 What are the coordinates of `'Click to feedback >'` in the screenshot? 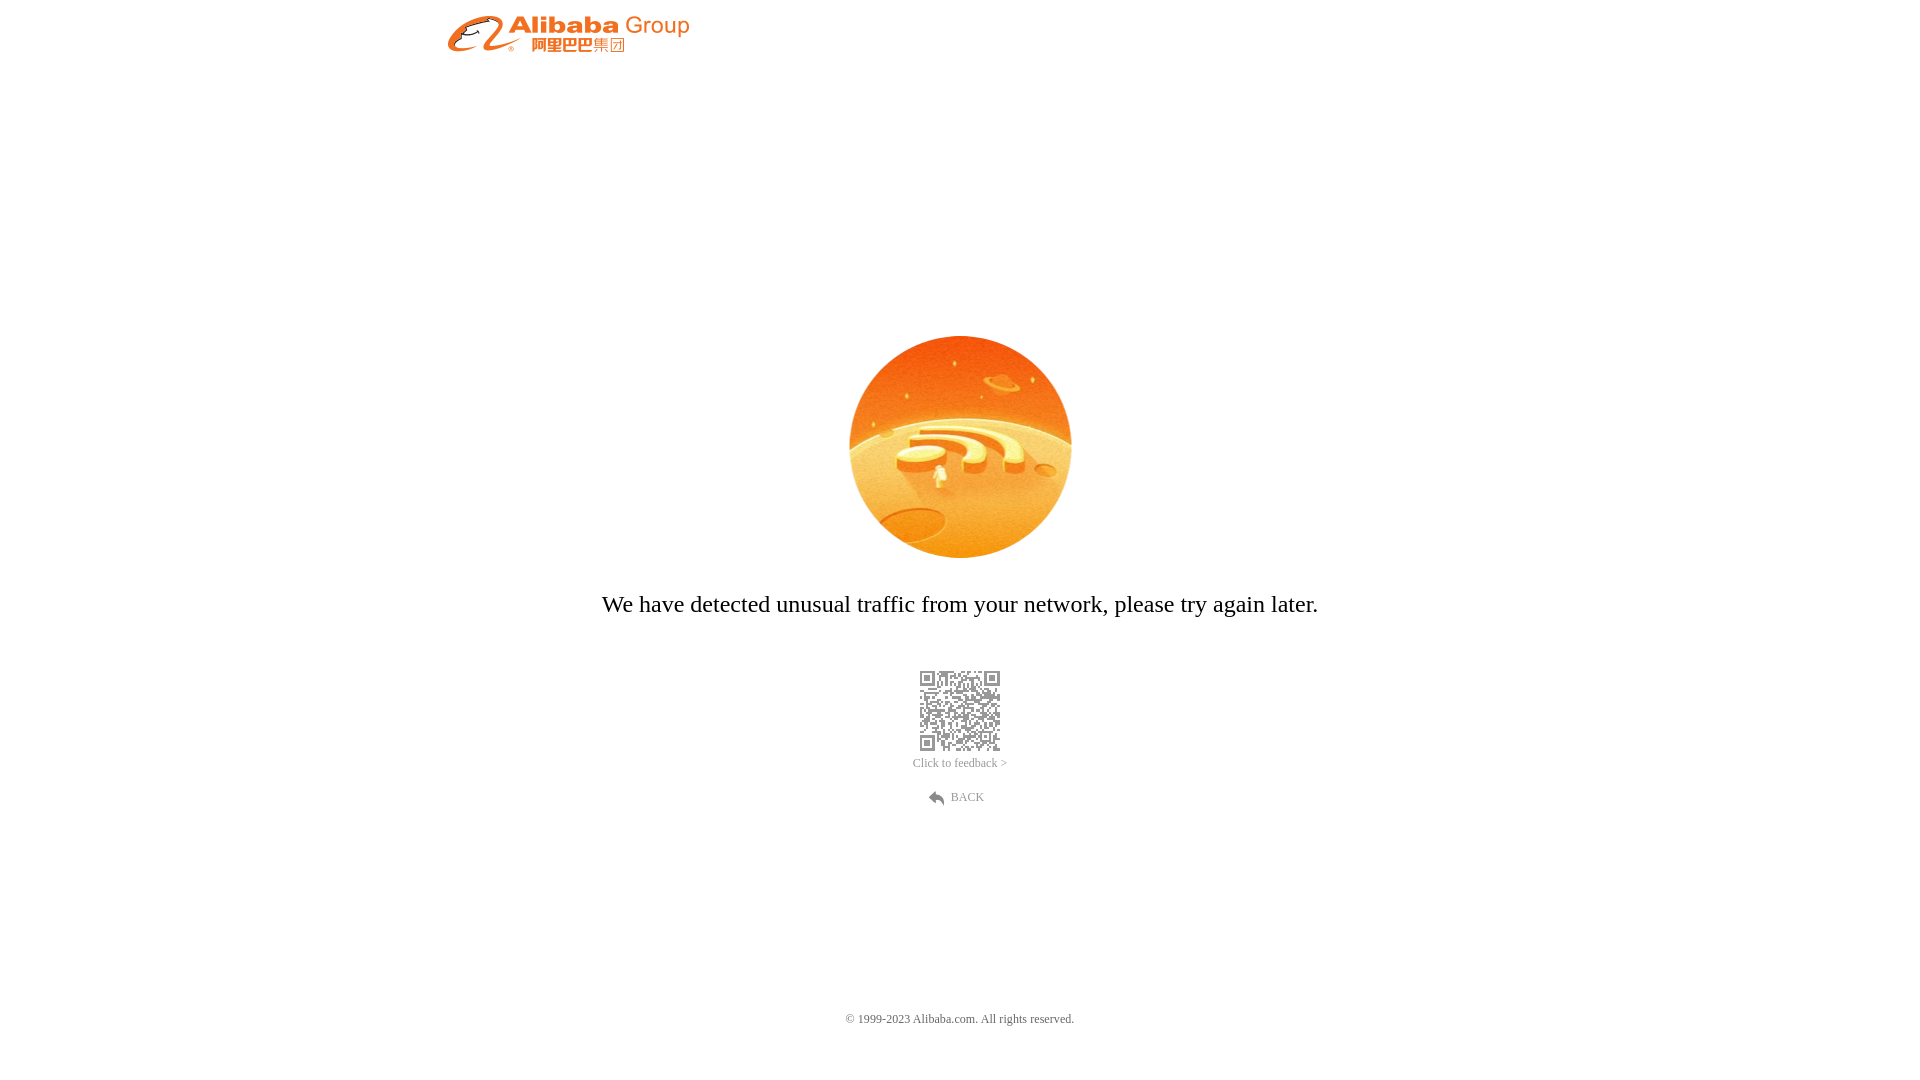 It's located at (960, 763).